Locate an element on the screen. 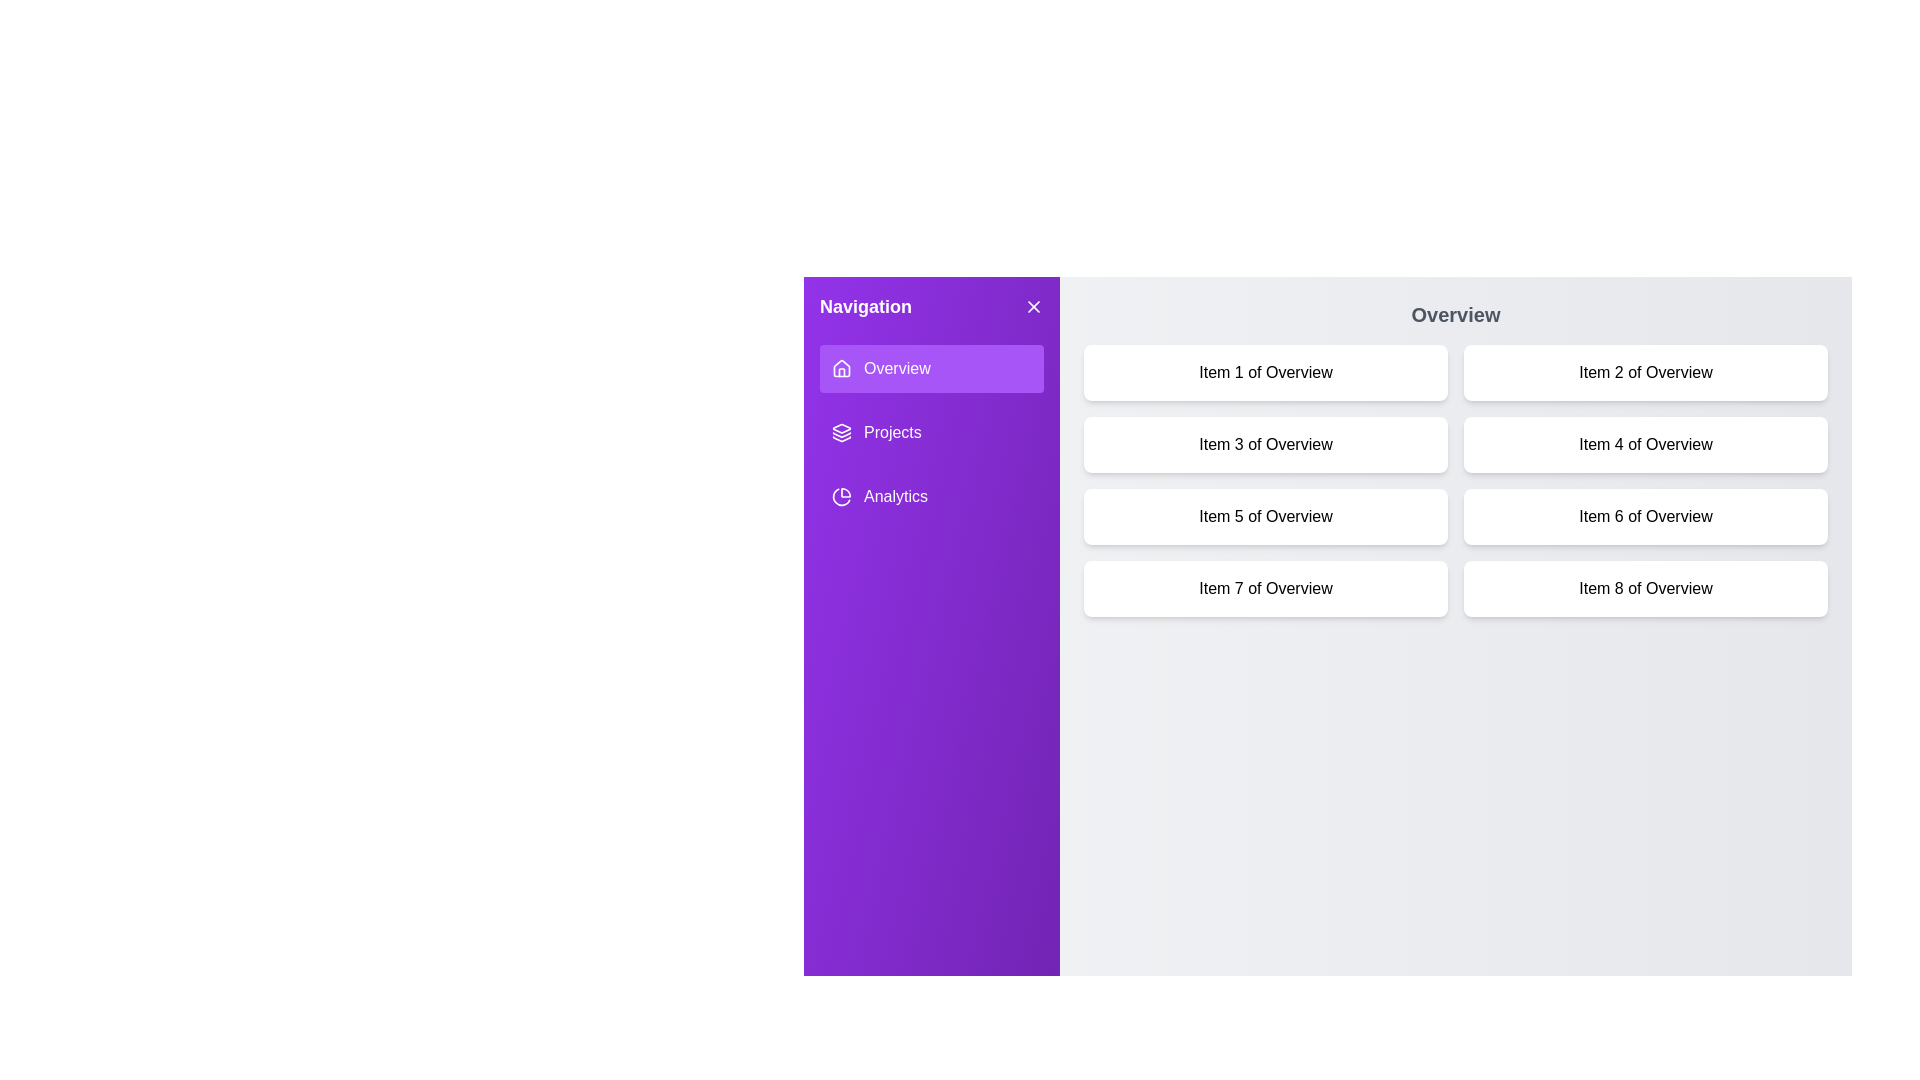 This screenshot has width=1920, height=1080. 'X' button to close the drawer is located at coordinates (1033, 307).